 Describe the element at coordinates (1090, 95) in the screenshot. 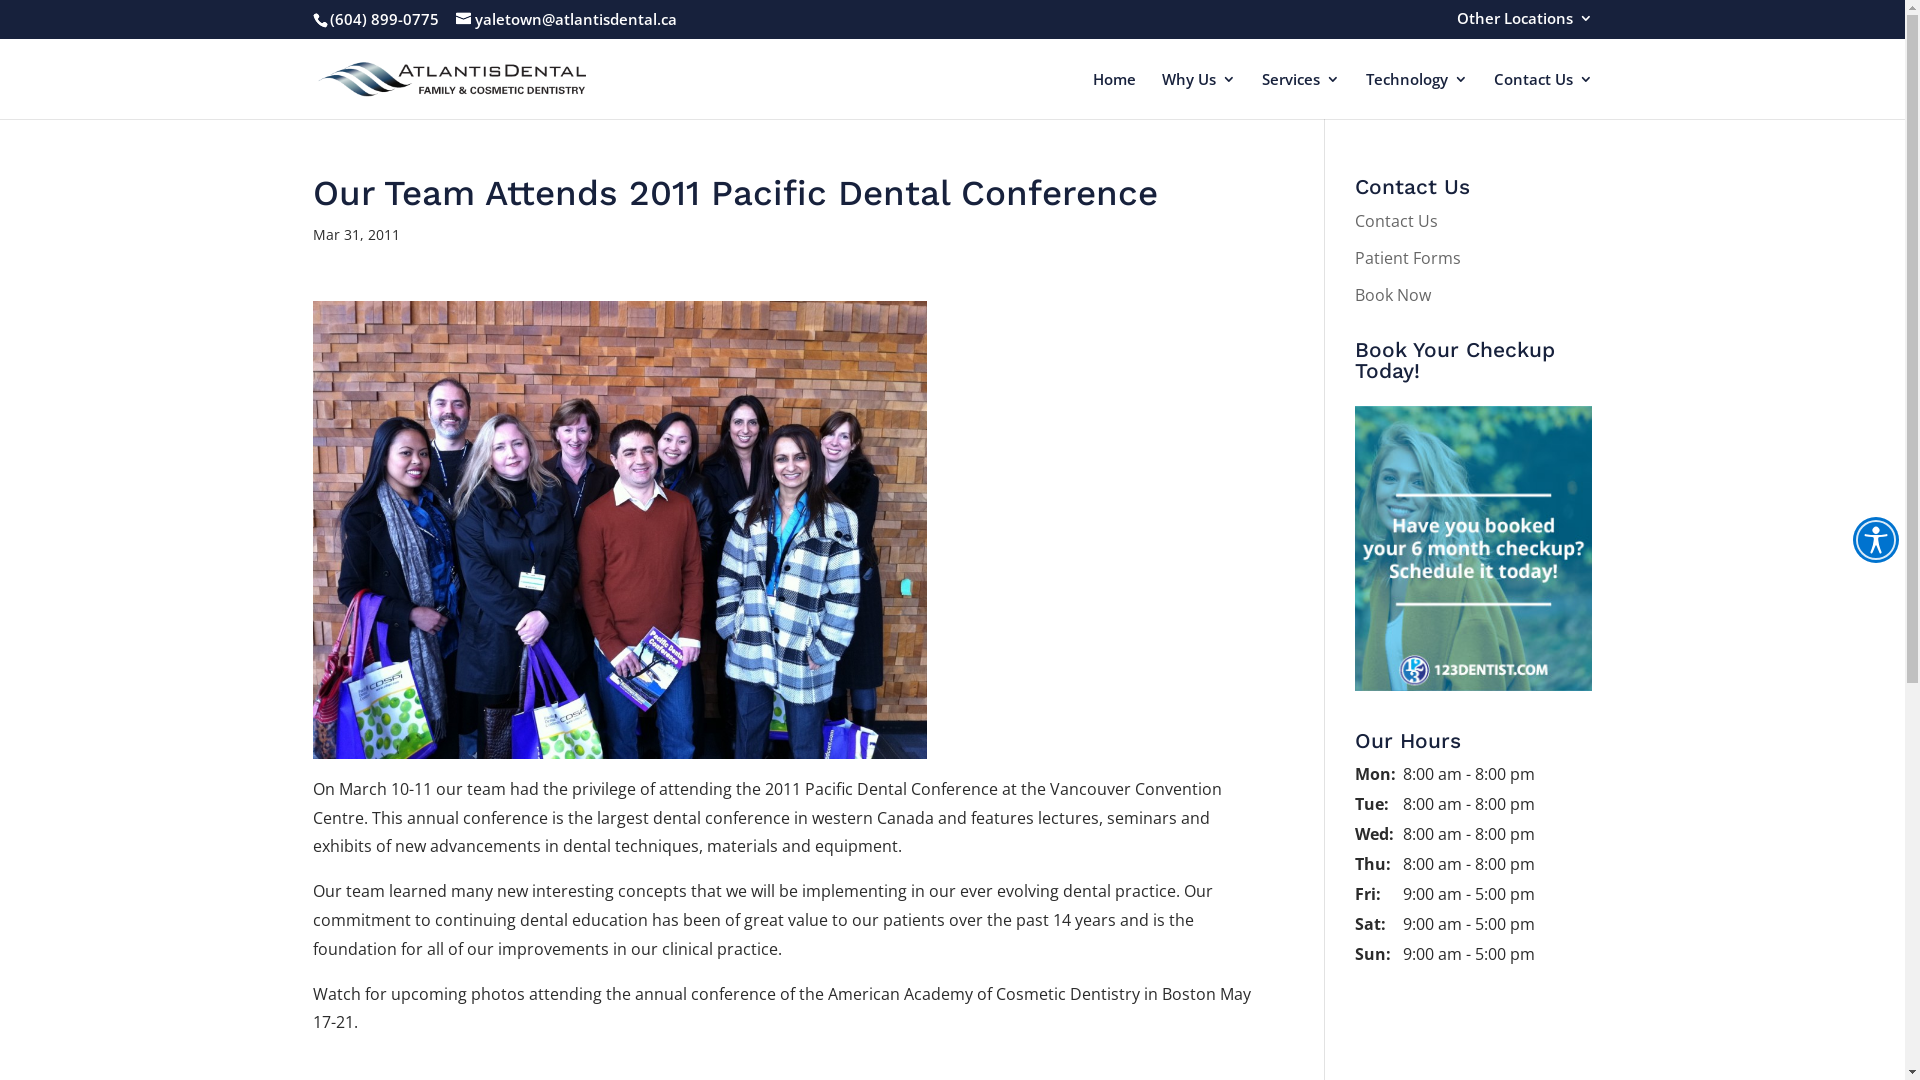

I see `'Home'` at that location.